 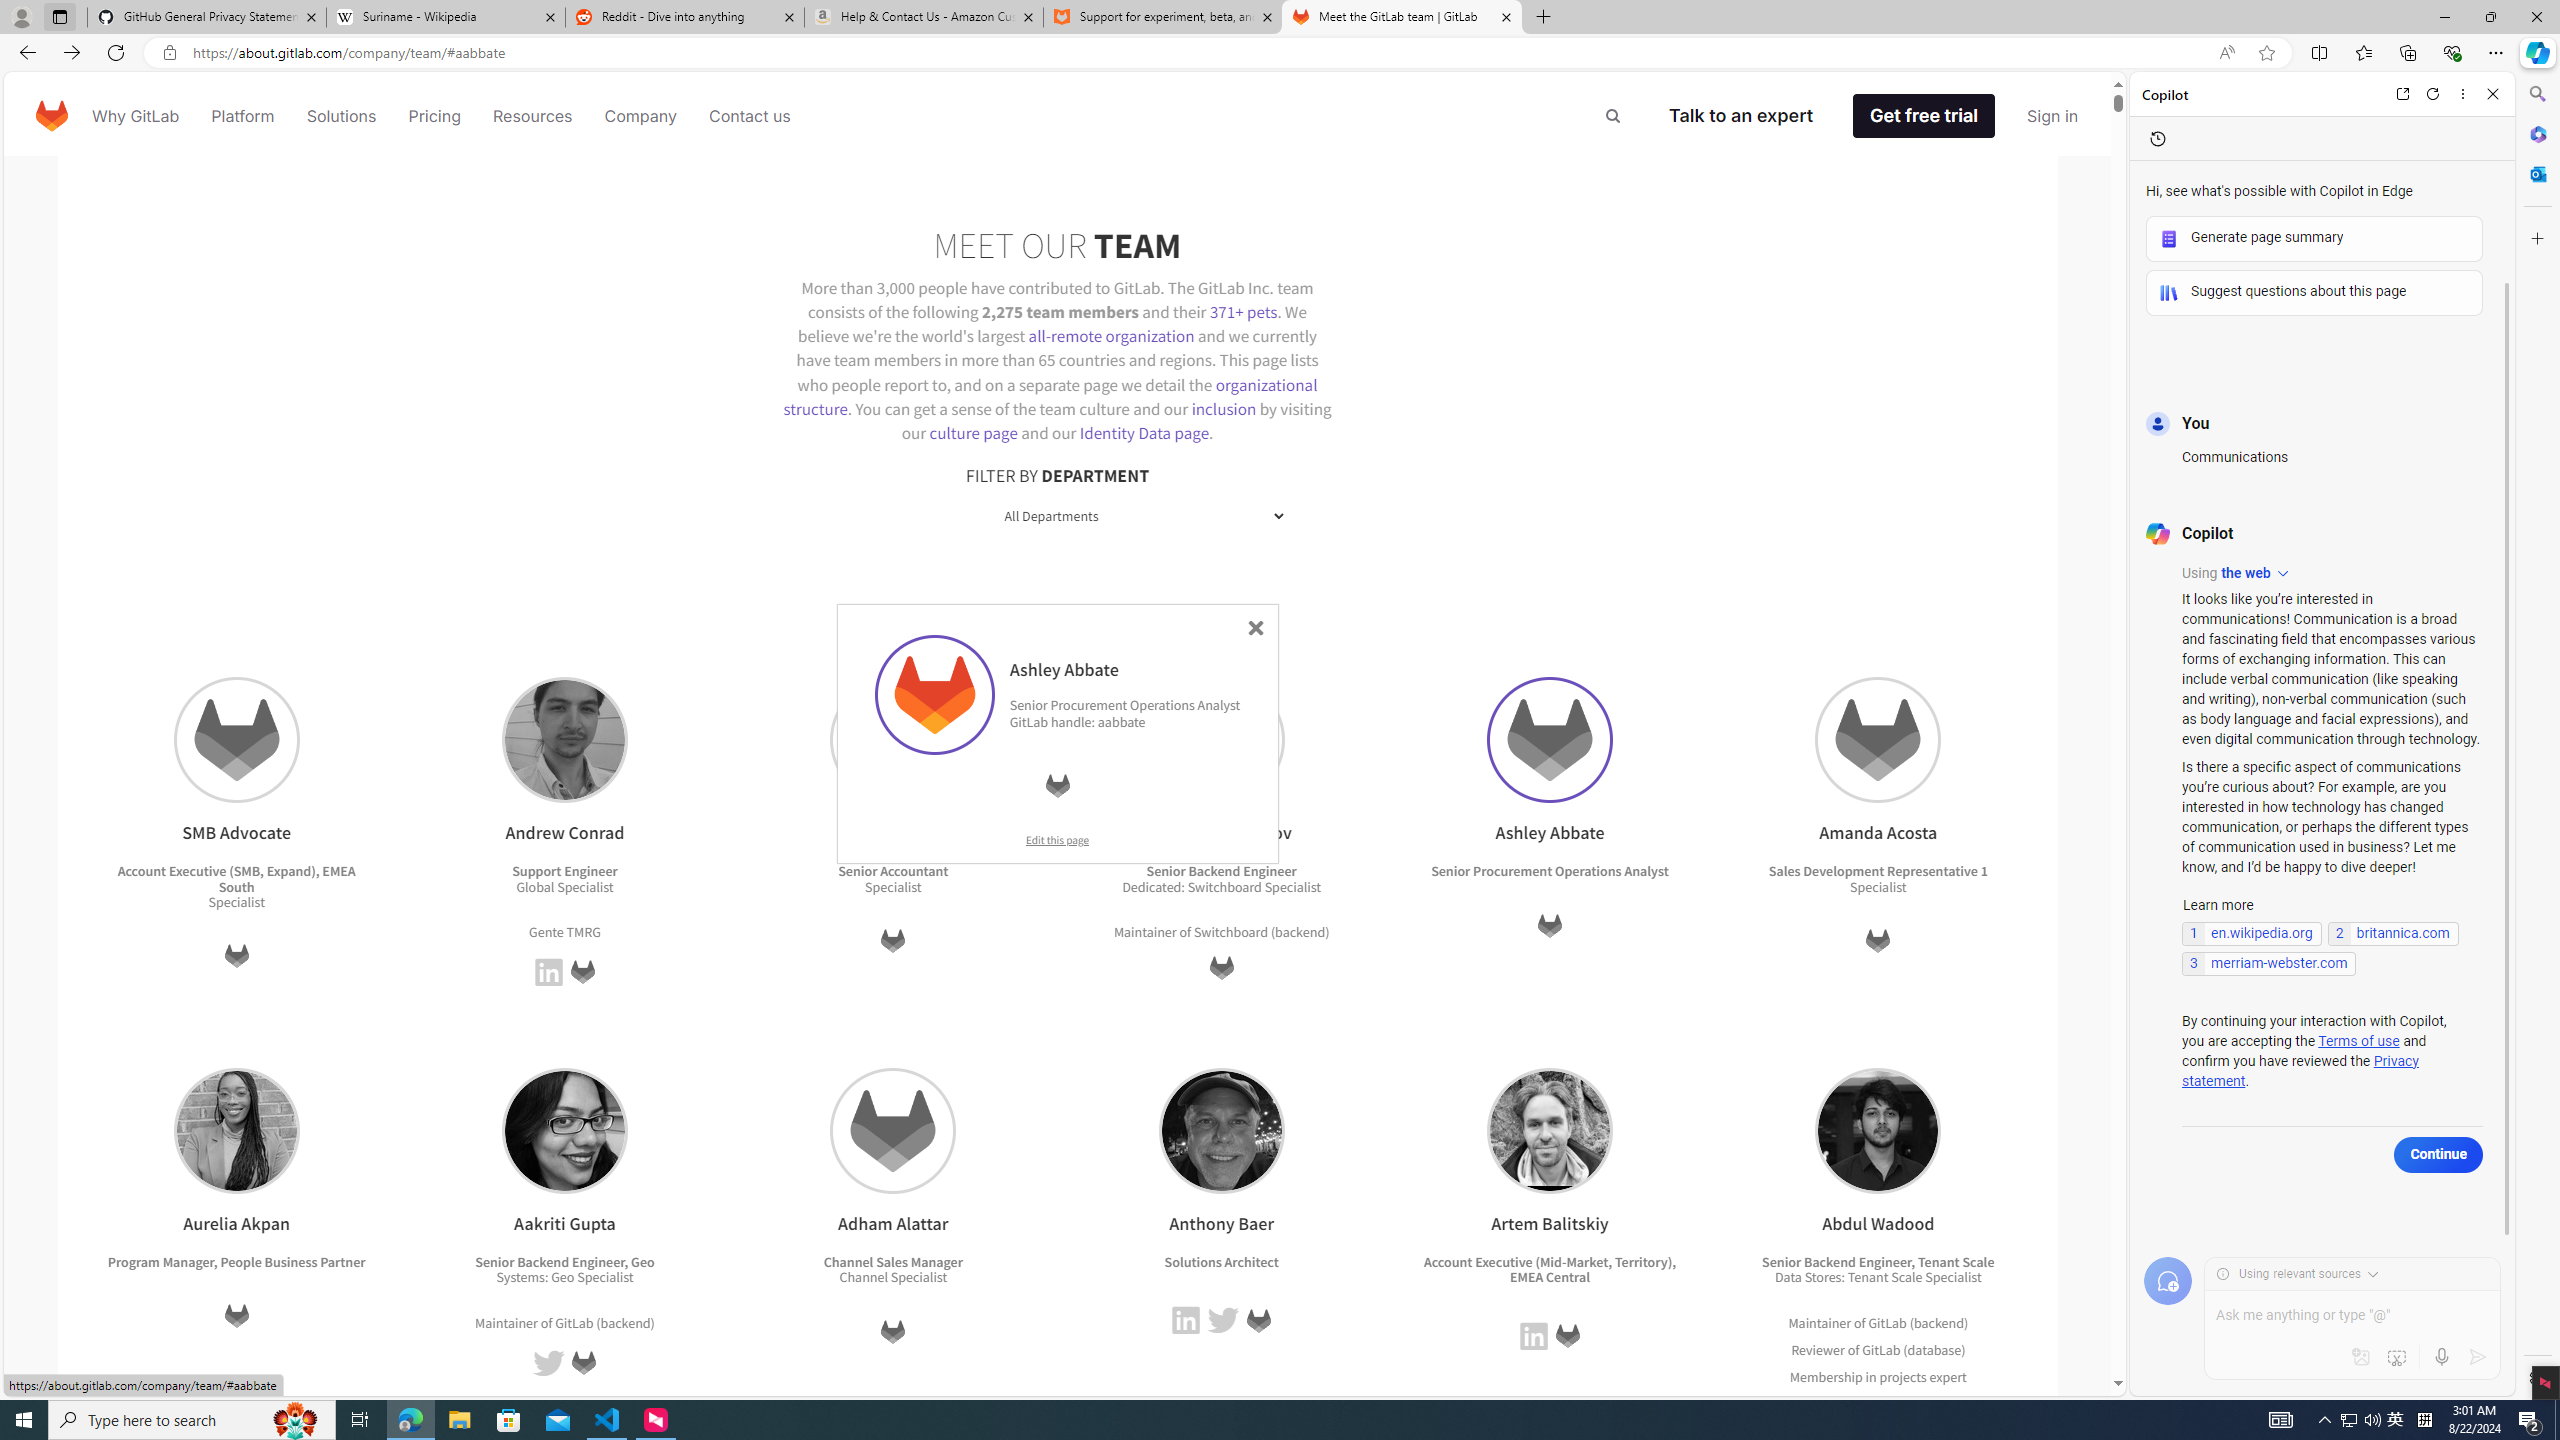 I want to click on 'Andrey Ruzmanov', so click(x=1222, y=739).